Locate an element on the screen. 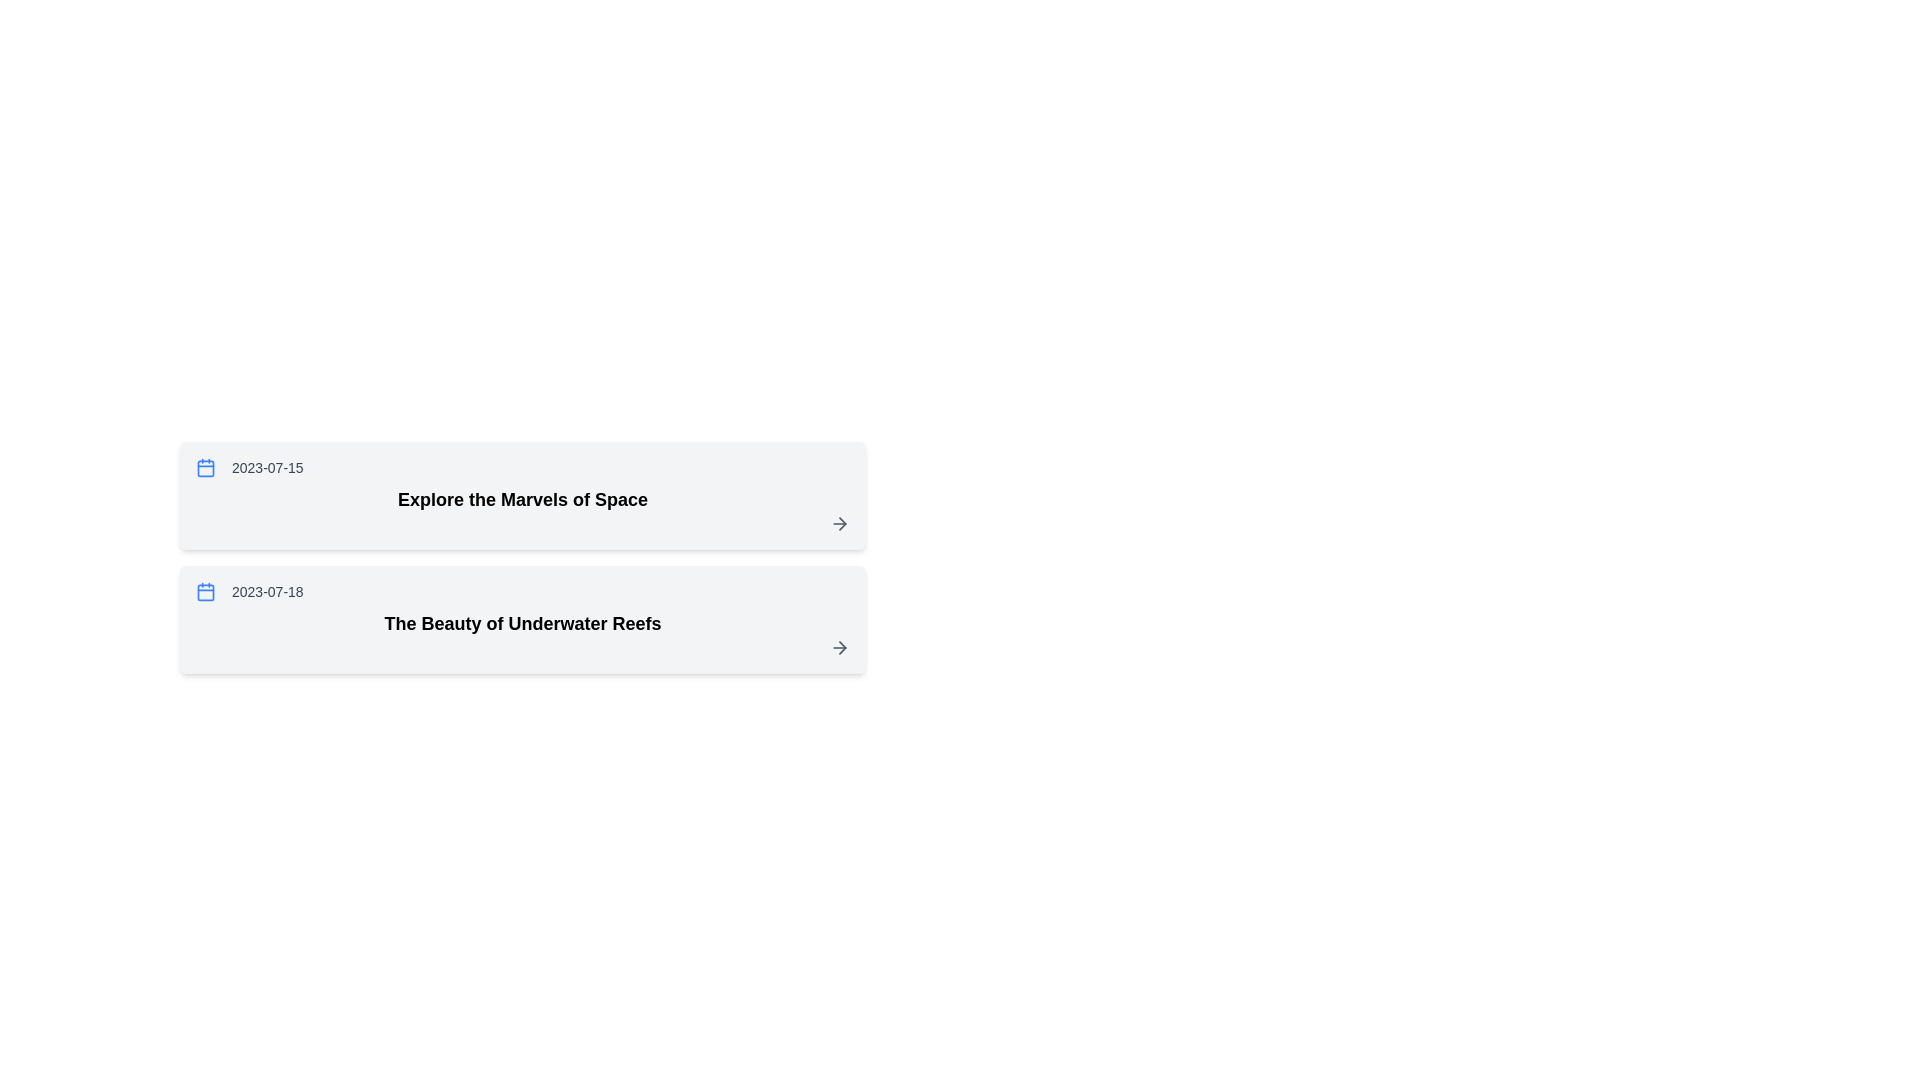  date displayed in the text label located in the lower card, positioned to the right of the calendar icon is located at coordinates (266, 590).